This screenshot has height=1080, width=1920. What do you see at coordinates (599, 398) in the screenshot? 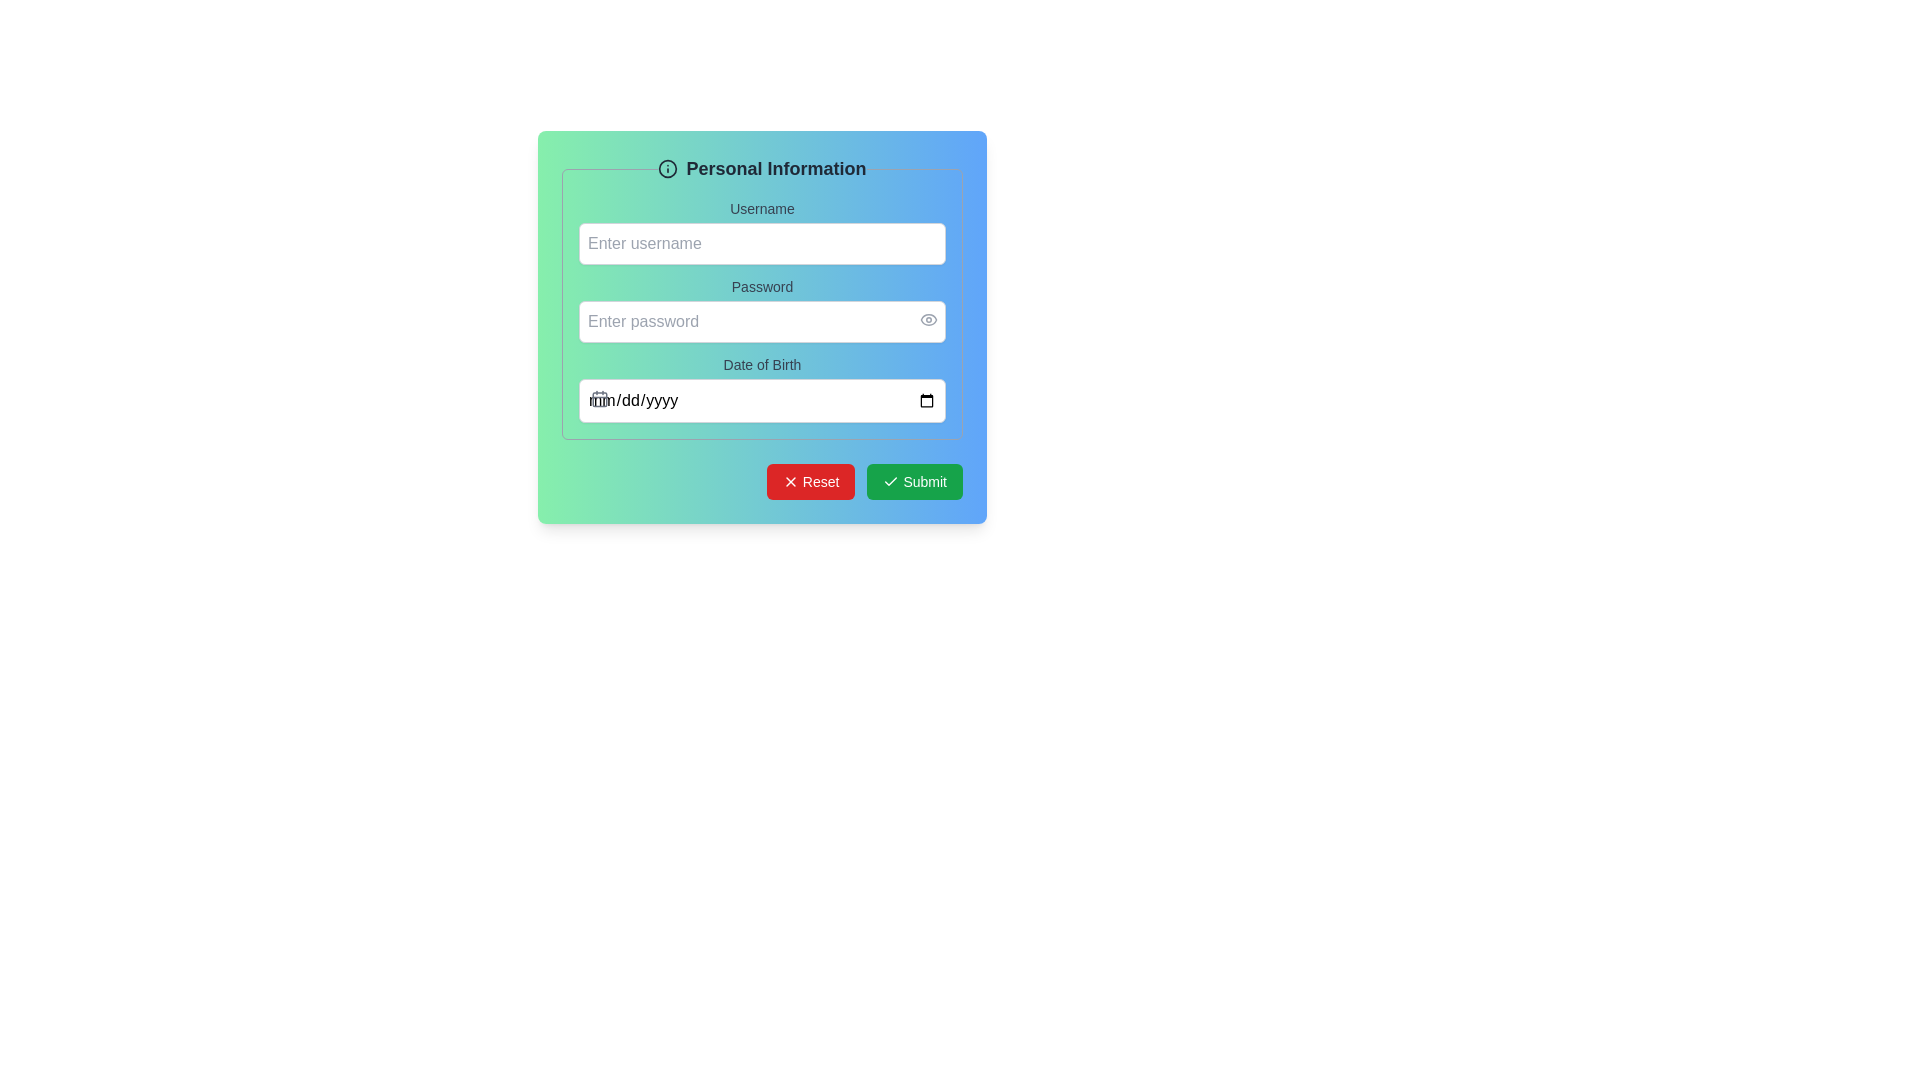
I see `the calendar icon, which is a small vector graphic with a grid-like structure, styled with rounded edges and positioned to the left of the 'Date of Birth' text input field` at bounding box center [599, 398].